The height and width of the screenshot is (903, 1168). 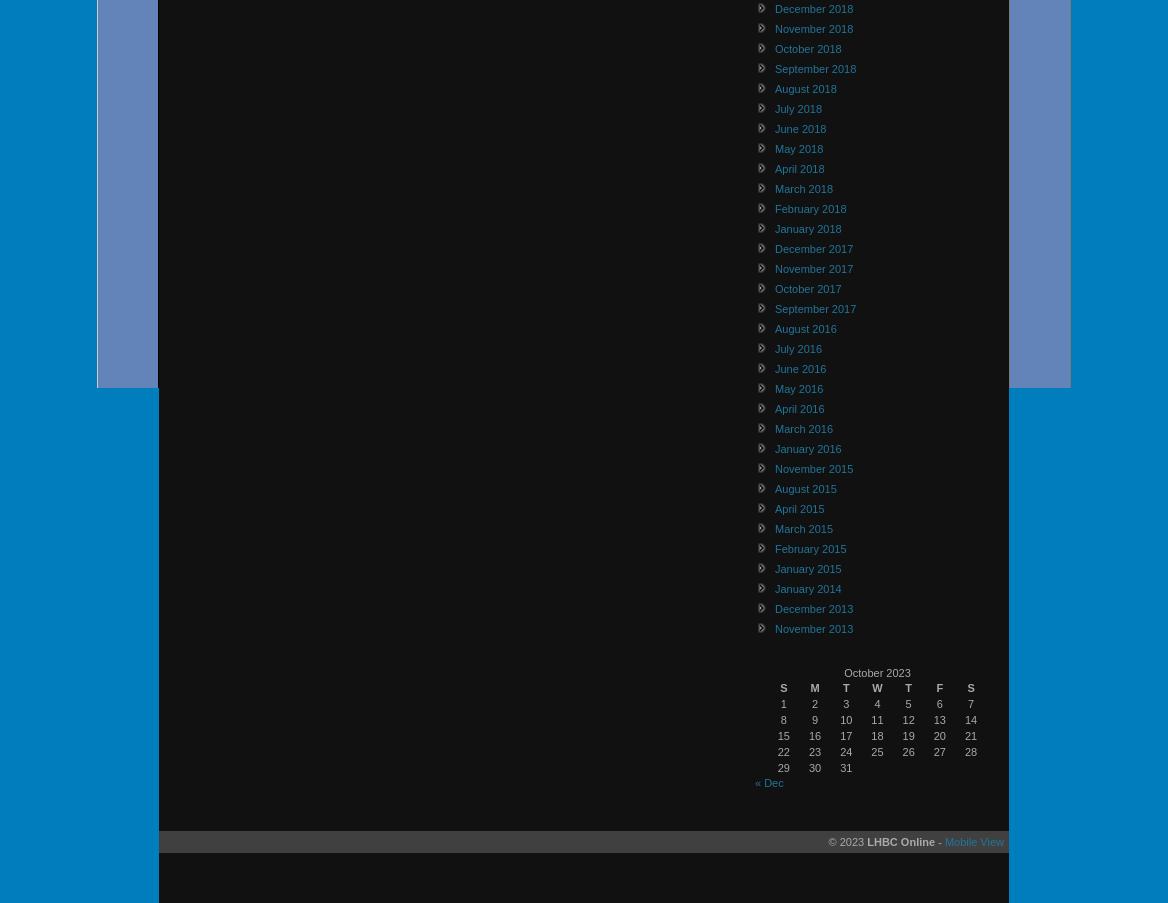 What do you see at coordinates (813, 718) in the screenshot?
I see `'9'` at bounding box center [813, 718].